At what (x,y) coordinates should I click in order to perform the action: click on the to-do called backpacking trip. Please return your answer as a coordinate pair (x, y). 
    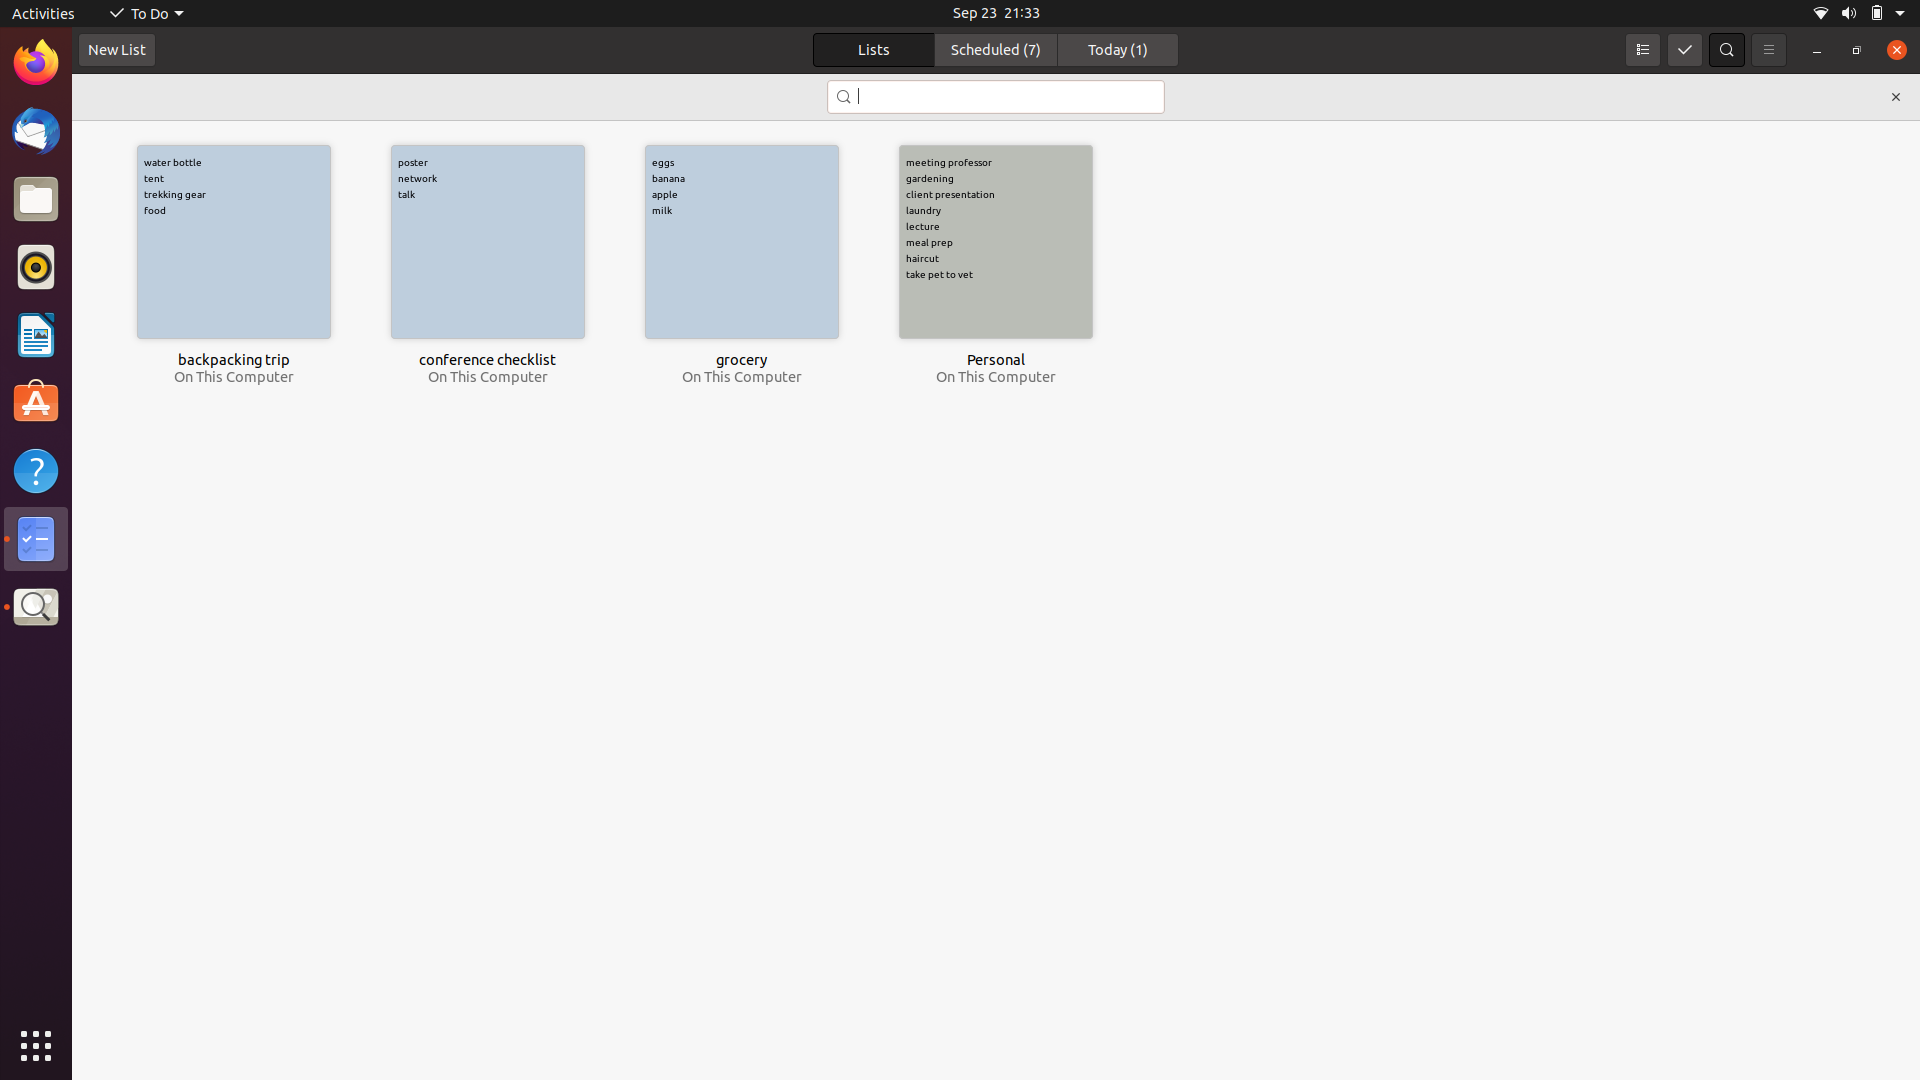
    Looking at the image, I should click on (233, 241).